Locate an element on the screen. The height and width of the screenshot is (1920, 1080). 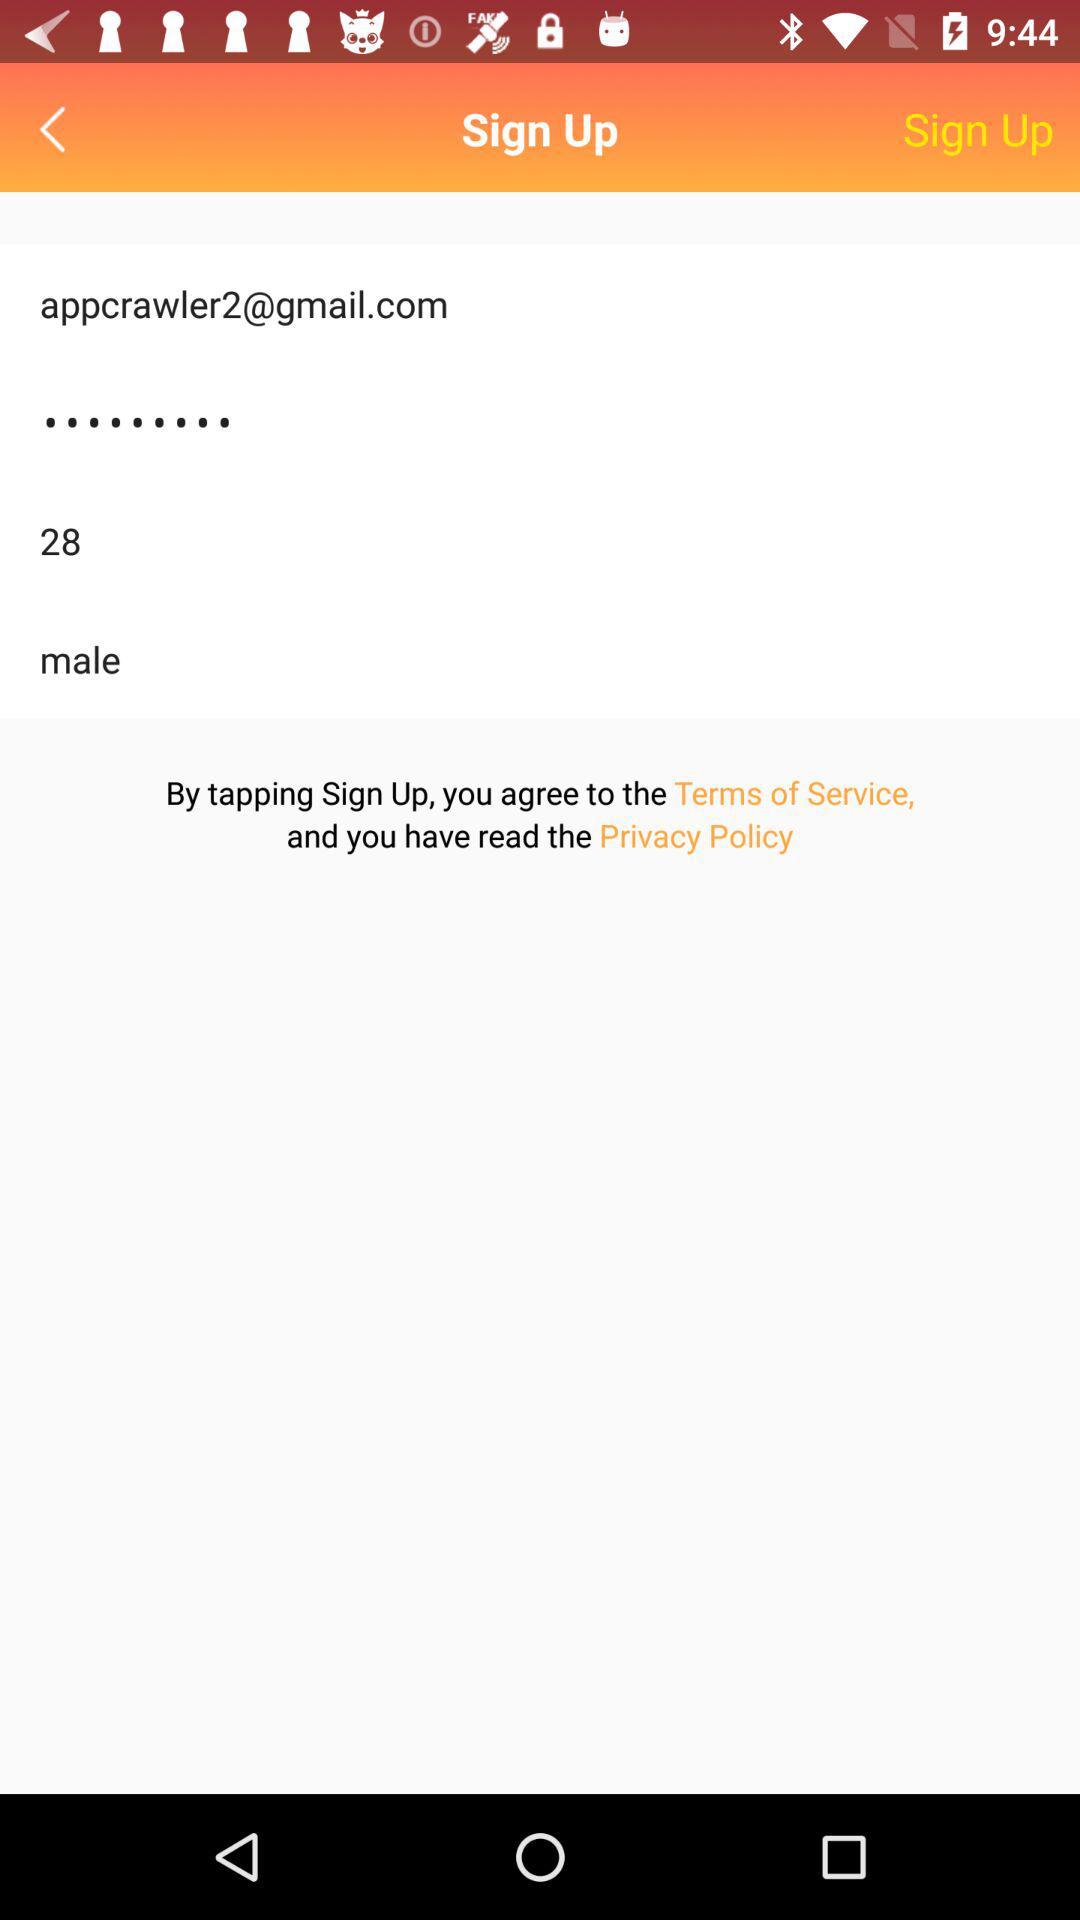
terms of service, is located at coordinates (793, 791).